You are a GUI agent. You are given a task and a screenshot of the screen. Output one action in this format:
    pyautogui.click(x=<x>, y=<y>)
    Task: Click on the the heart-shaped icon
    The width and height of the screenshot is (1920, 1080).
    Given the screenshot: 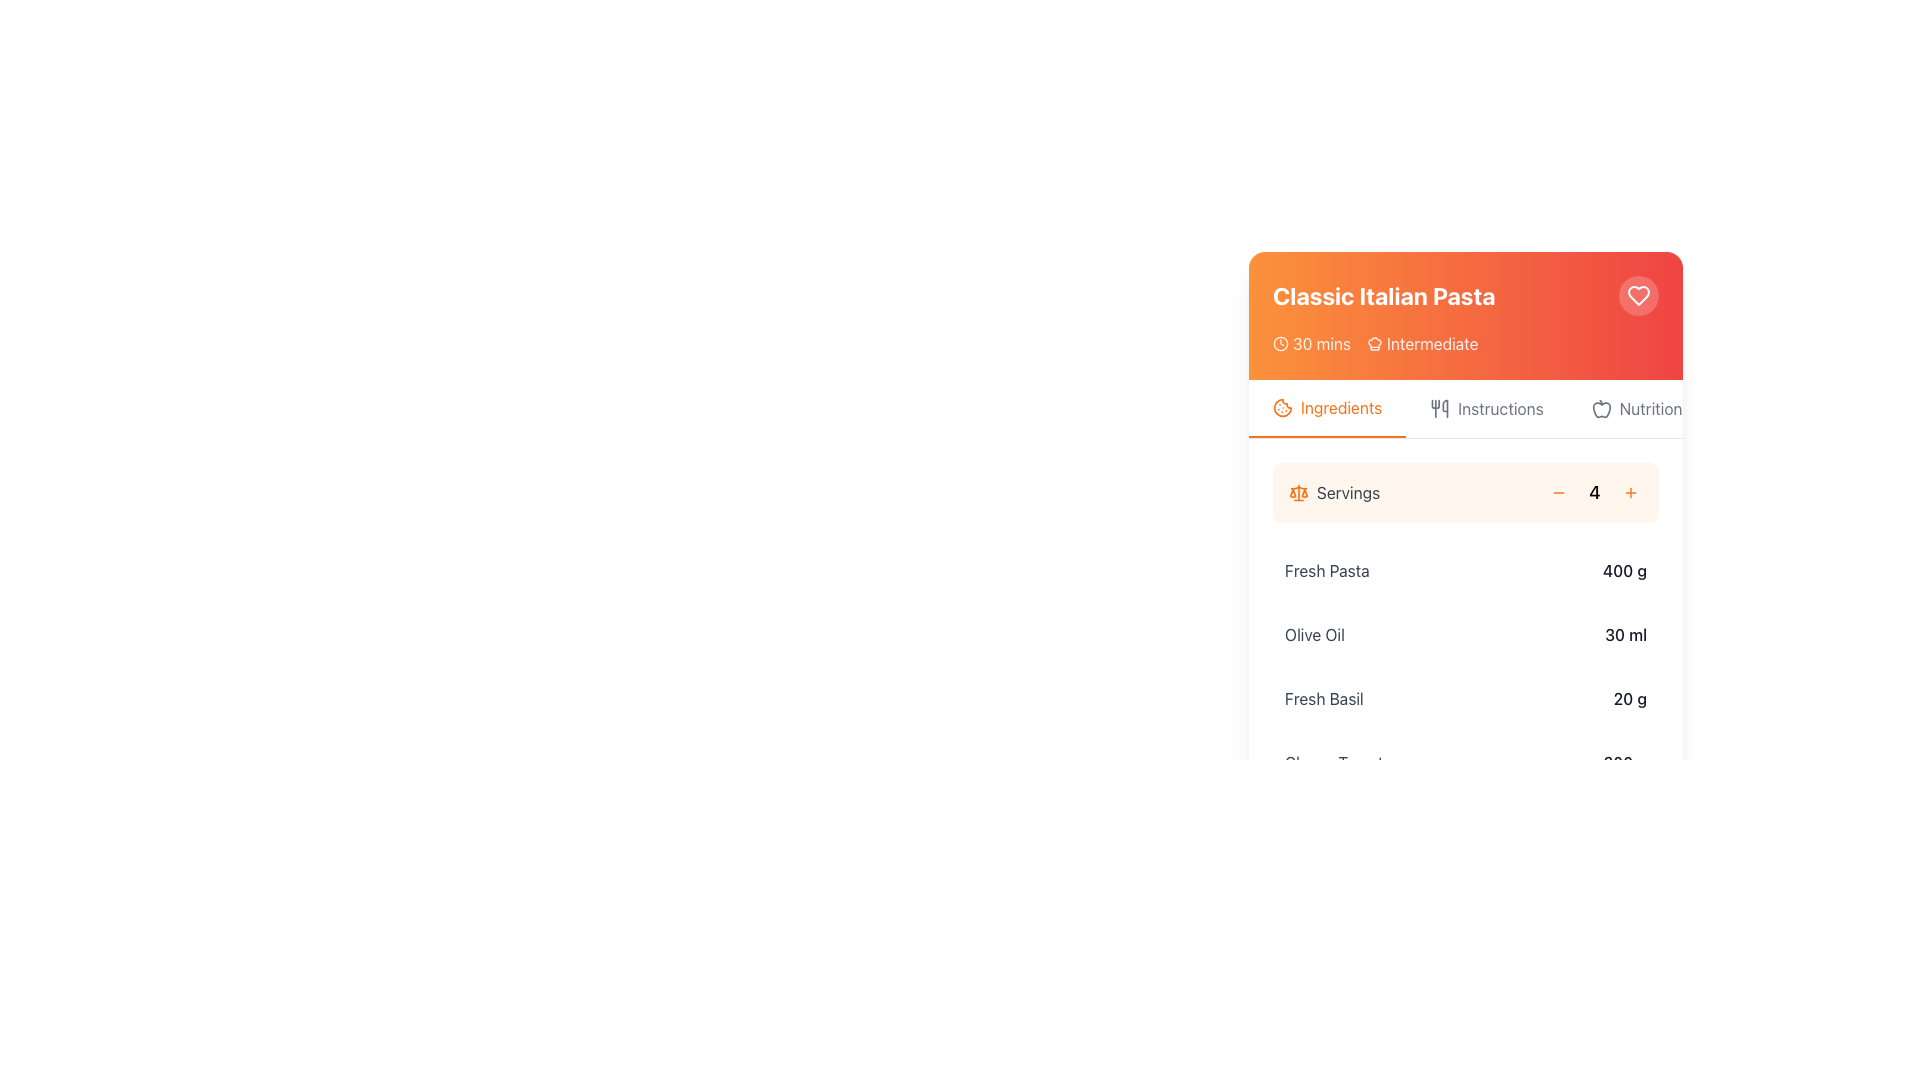 What is the action you would take?
    pyautogui.click(x=1638, y=296)
    